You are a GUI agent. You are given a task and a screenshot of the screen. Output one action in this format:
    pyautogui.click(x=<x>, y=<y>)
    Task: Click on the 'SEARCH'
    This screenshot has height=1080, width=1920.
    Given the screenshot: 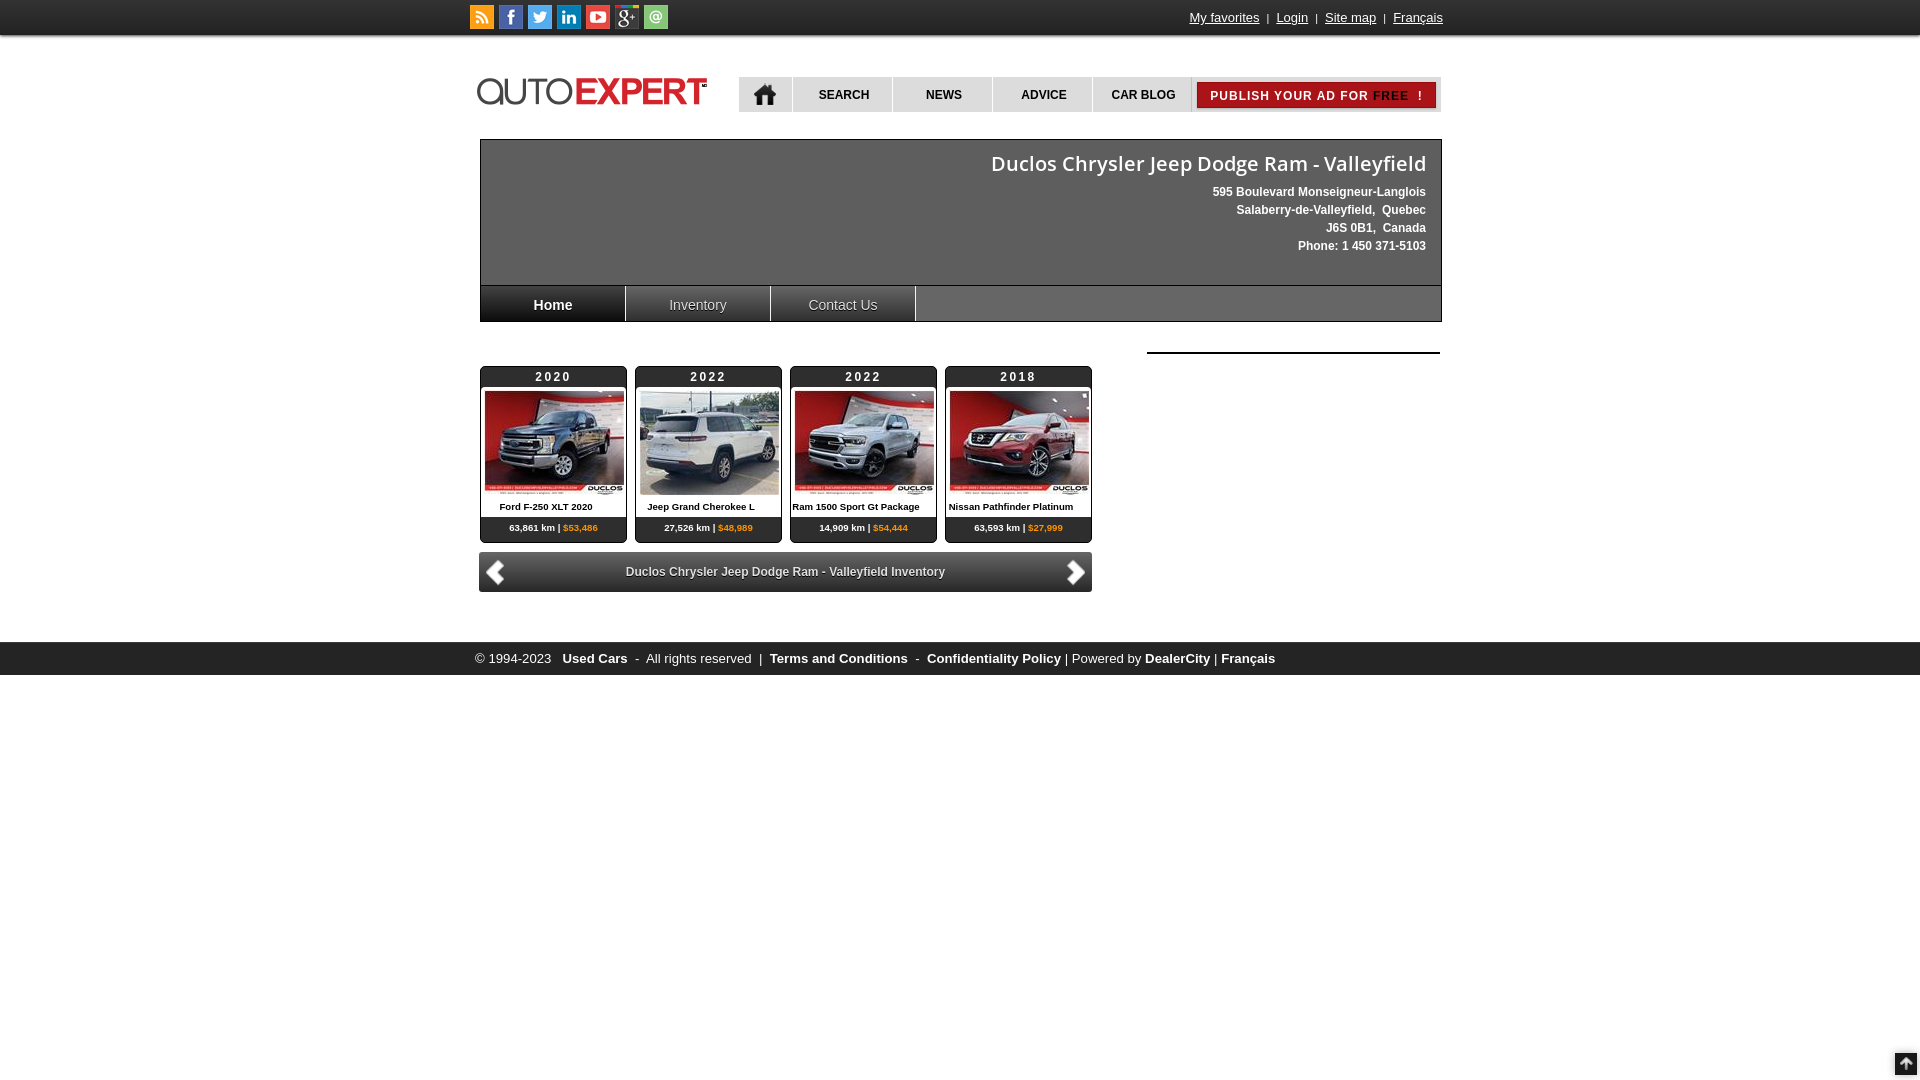 What is the action you would take?
    pyautogui.click(x=841, y=94)
    